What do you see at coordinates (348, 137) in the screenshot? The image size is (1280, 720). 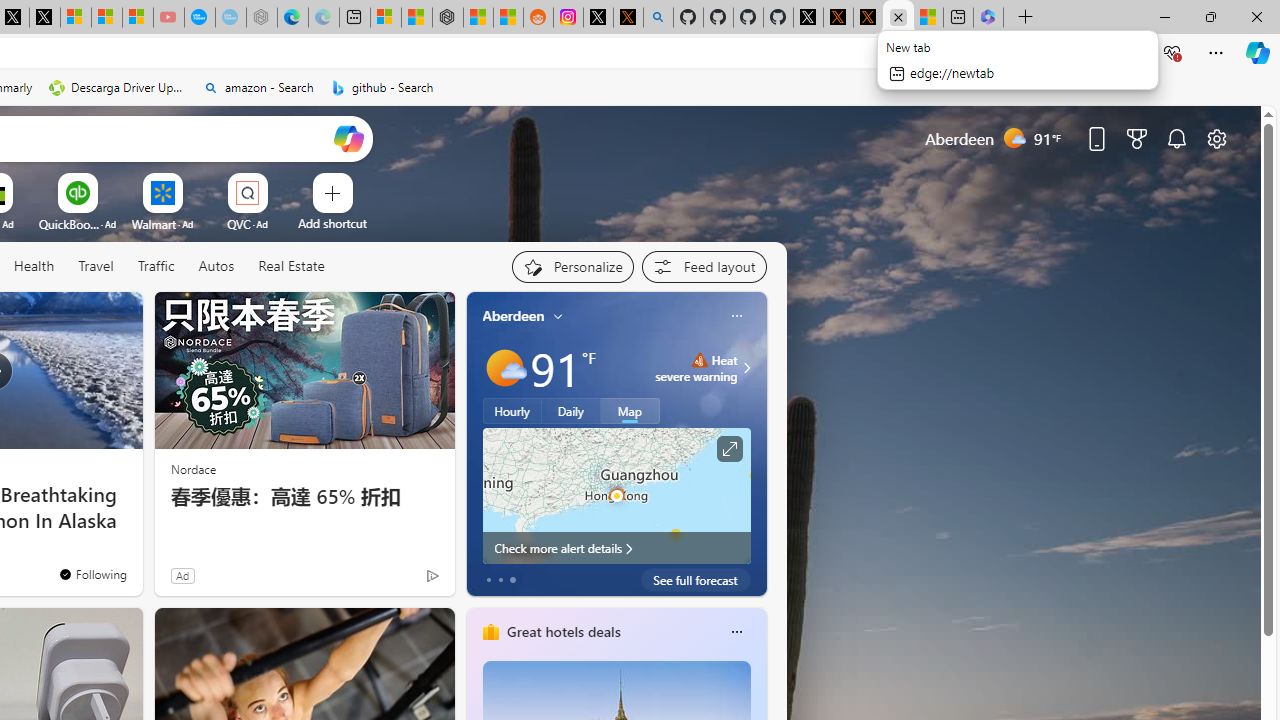 I see `'Open Copilot'` at bounding box center [348, 137].